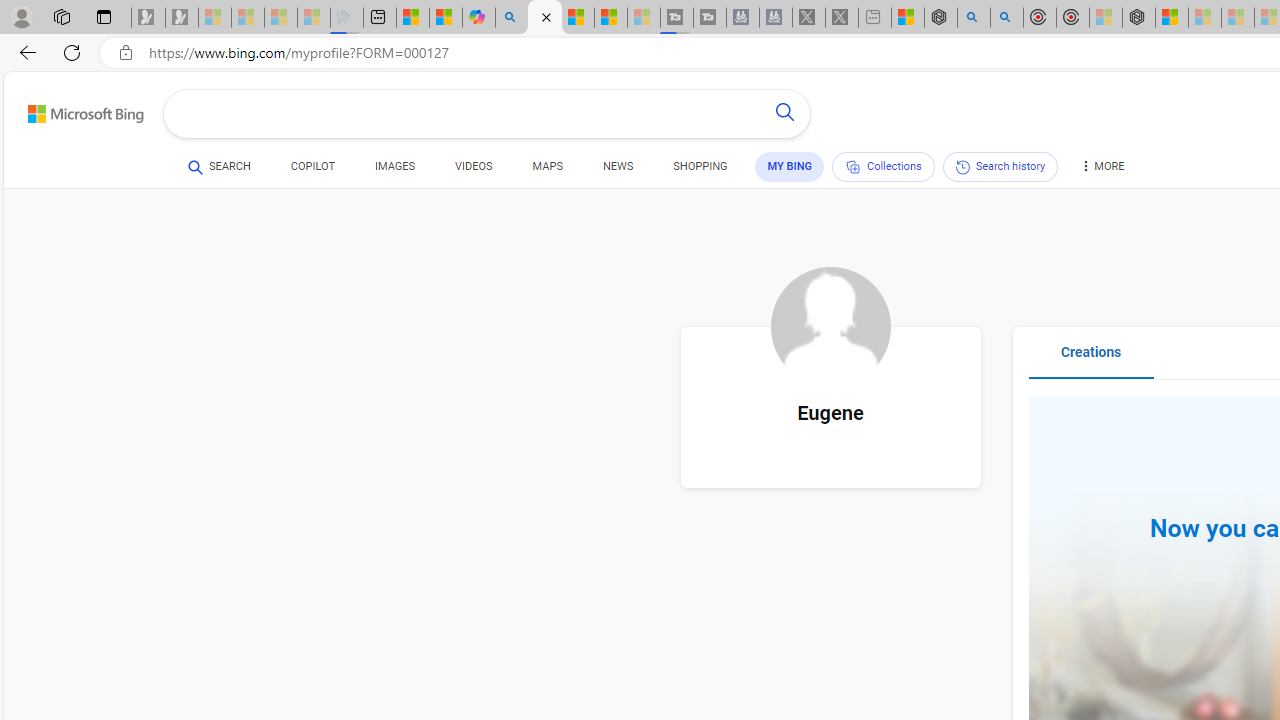  What do you see at coordinates (1006, 17) in the screenshot?
I see `'poe ++ standard - Search'` at bounding box center [1006, 17].